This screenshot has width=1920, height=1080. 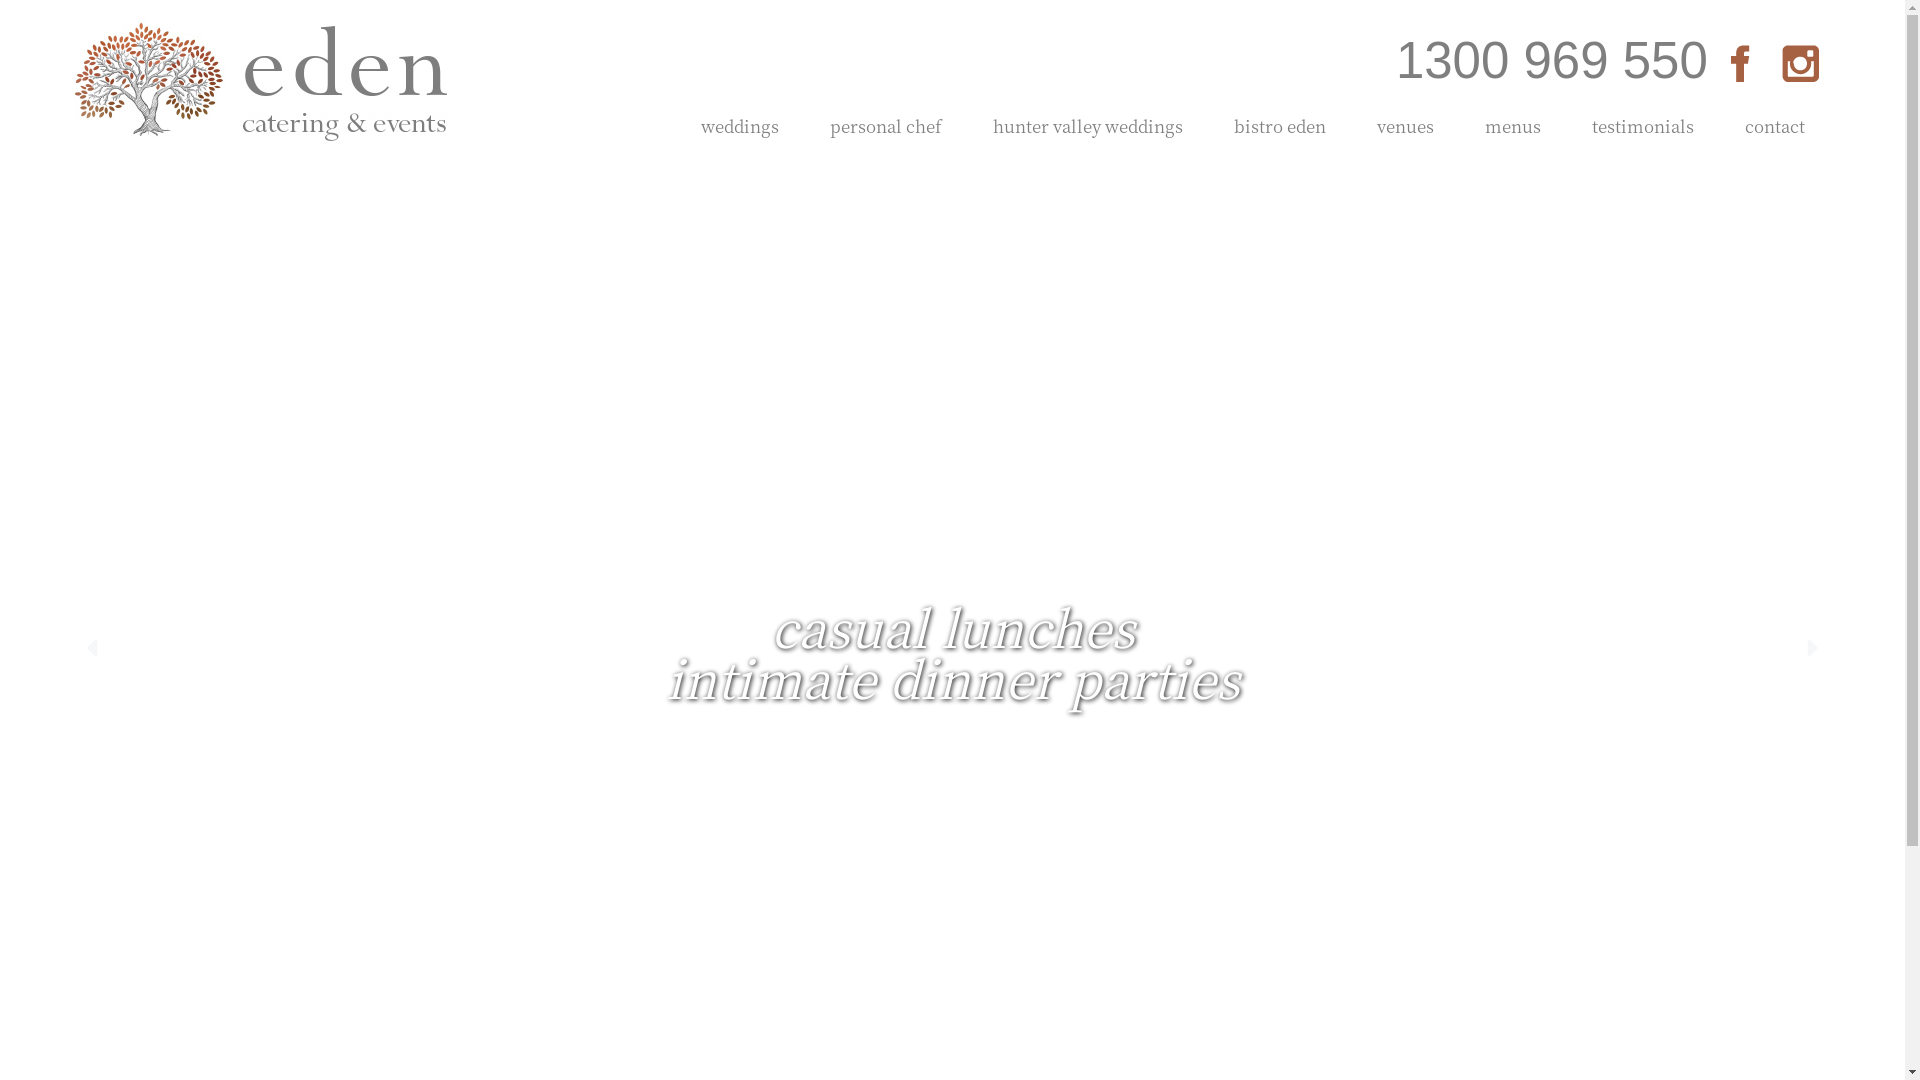 What do you see at coordinates (1771, 63) in the screenshot?
I see `'Instagram'` at bounding box center [1771, 63].